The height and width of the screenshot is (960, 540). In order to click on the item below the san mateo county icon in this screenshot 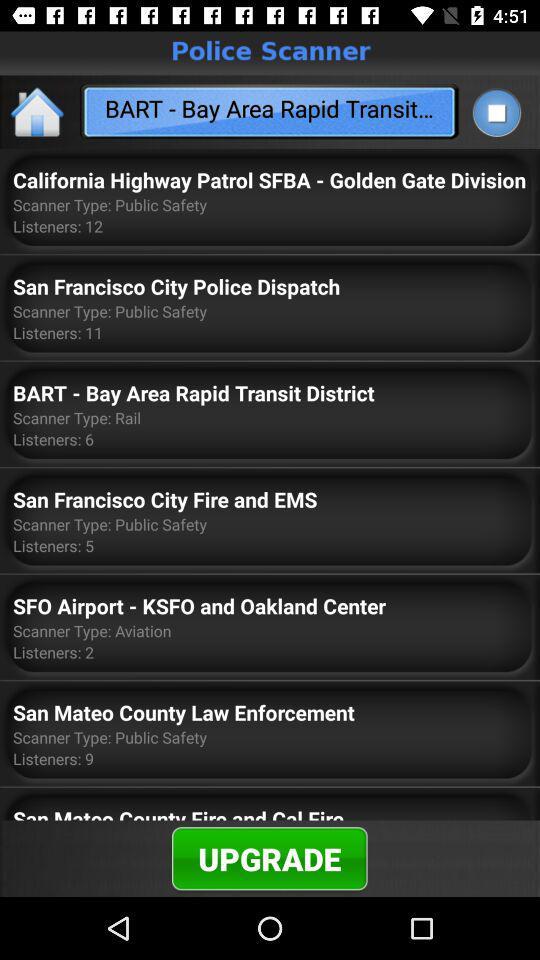, I will do `click(269, 857)`.